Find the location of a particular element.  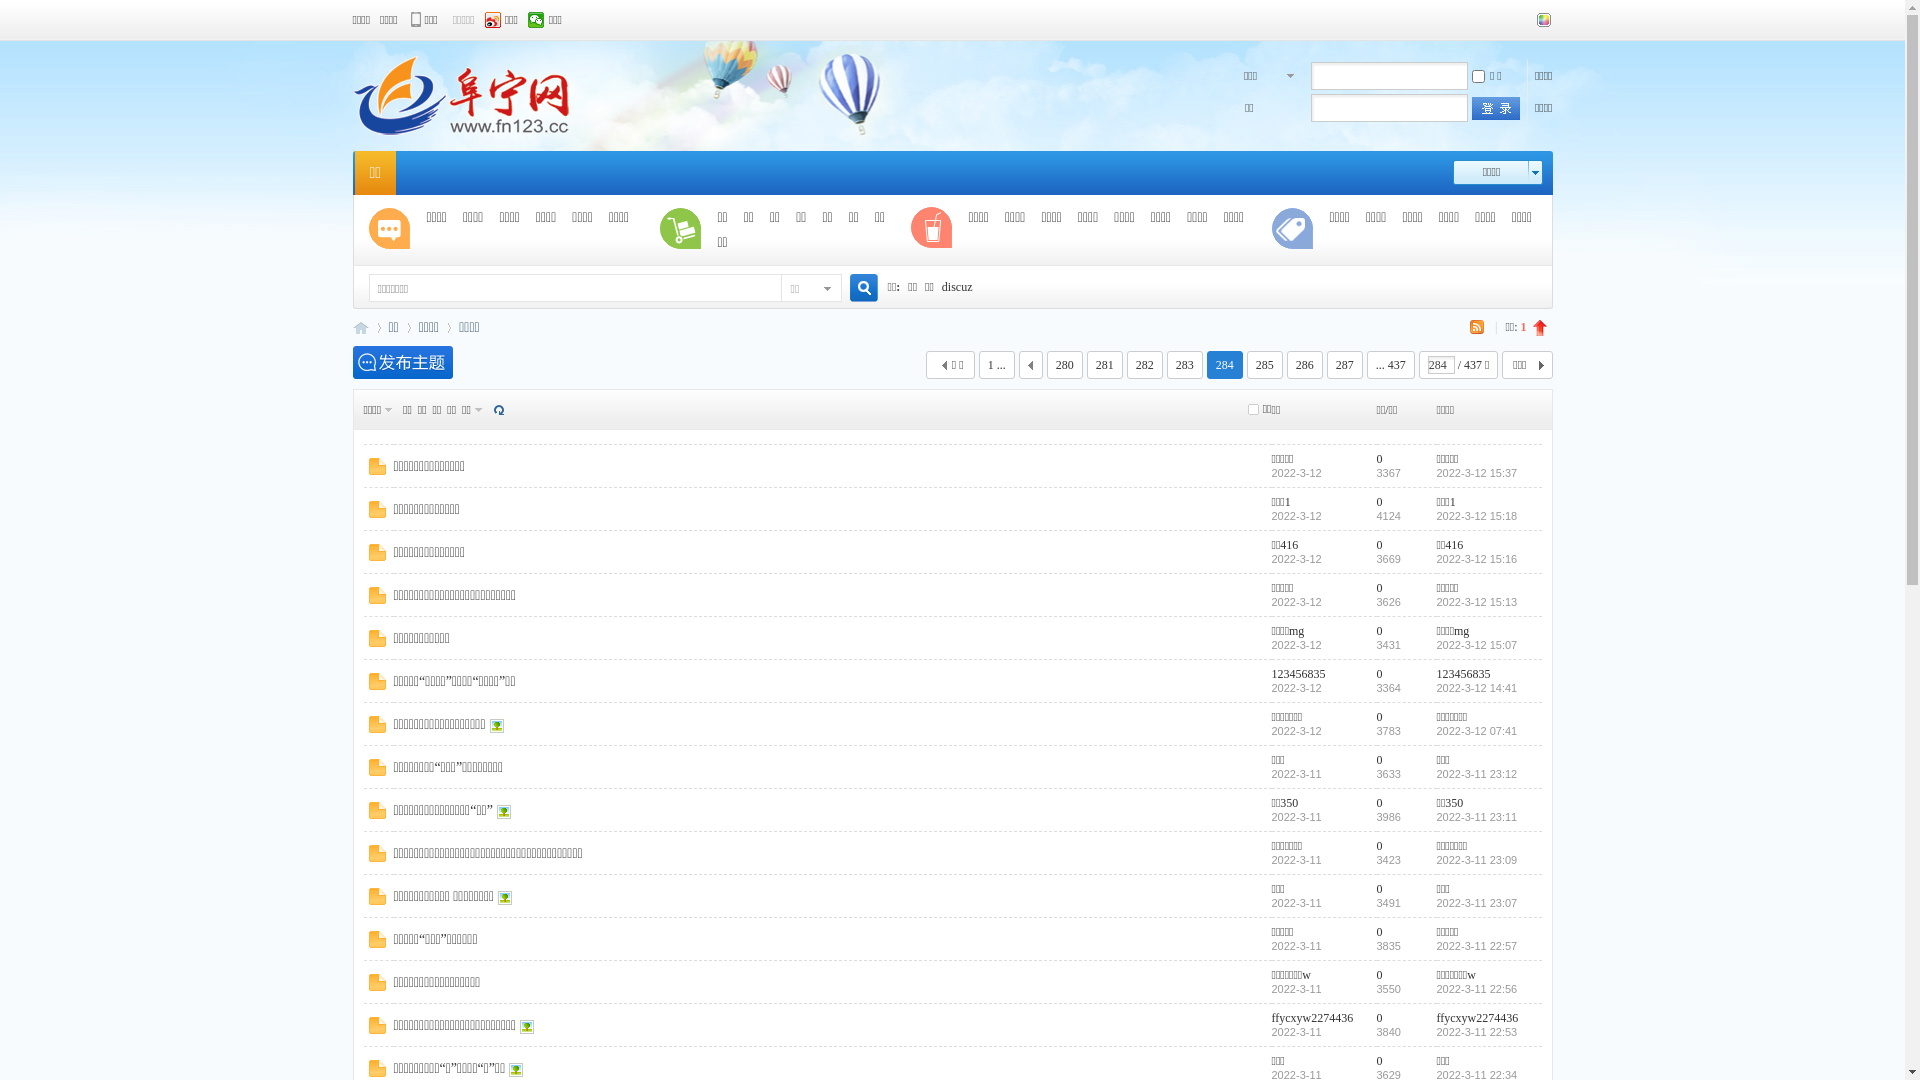

'2022-3-12 15:37' is located at coordinates (1476, 473).